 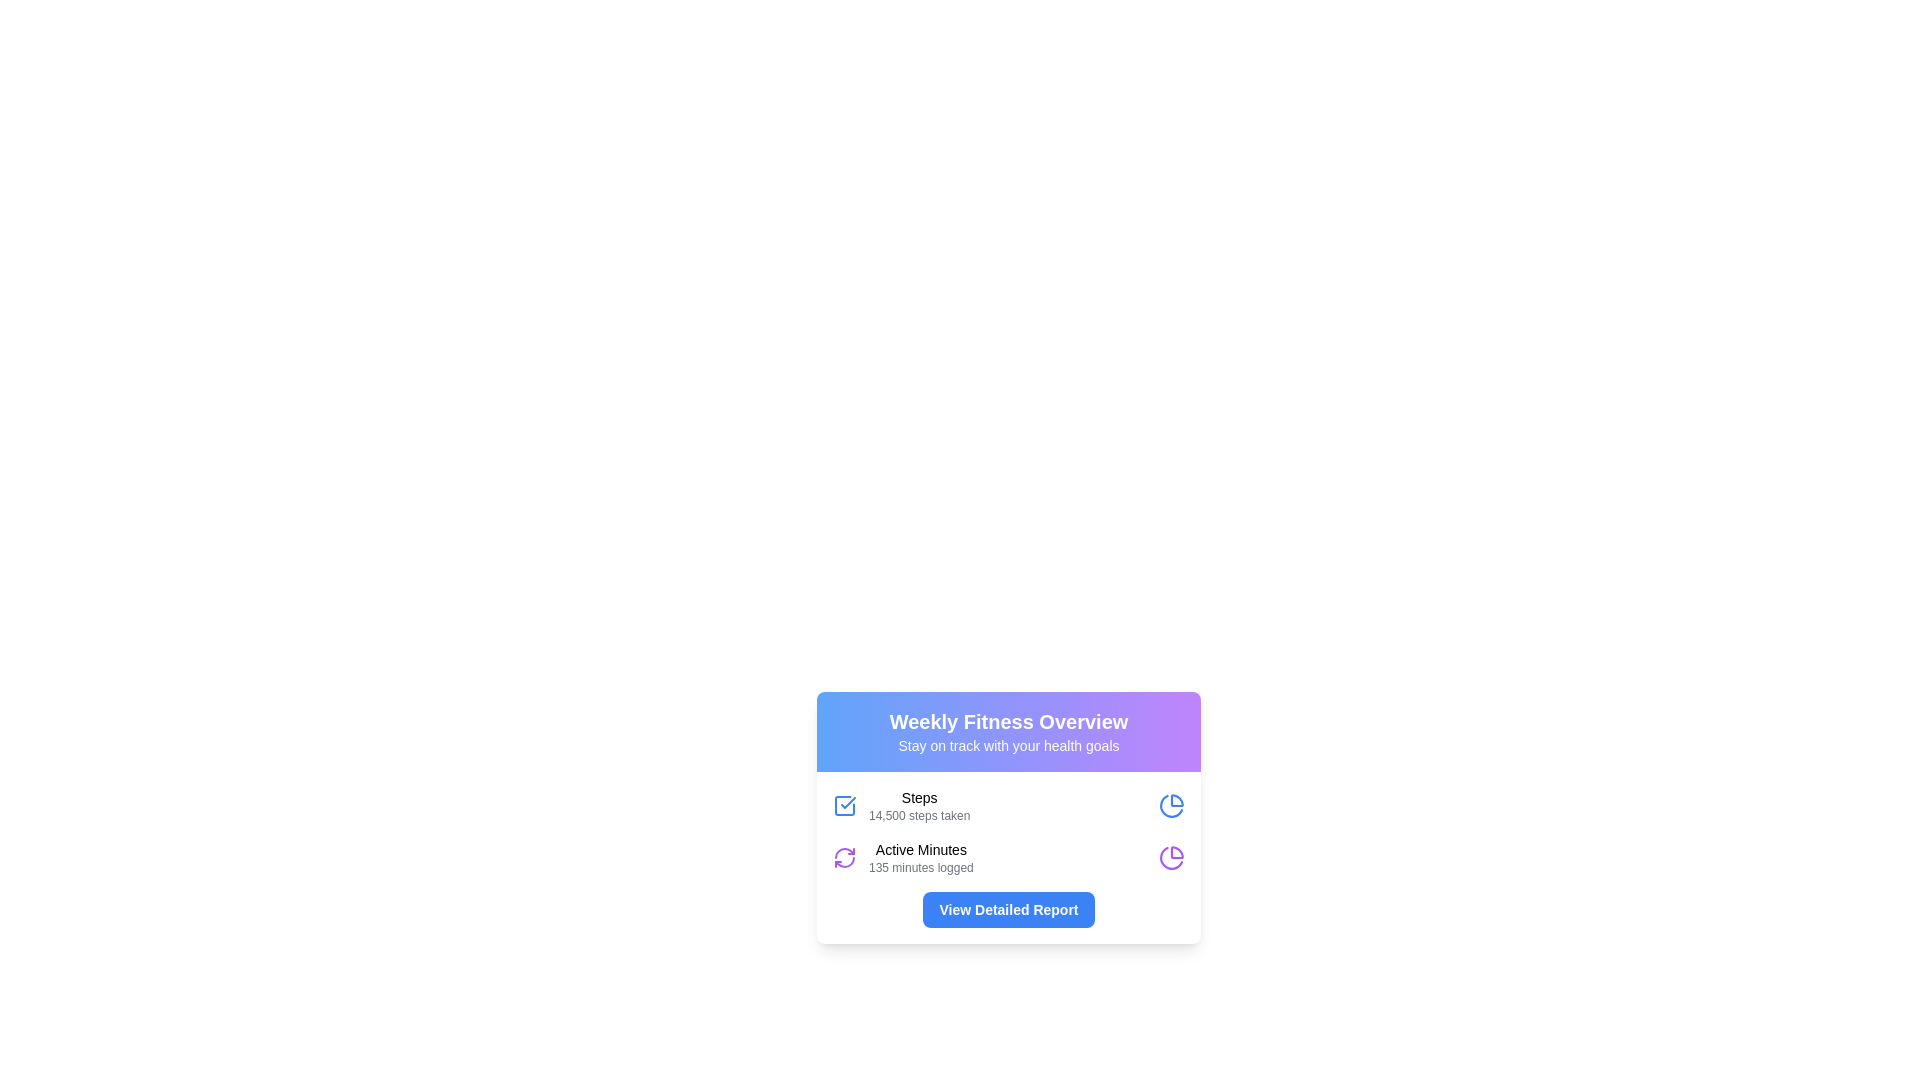 I want to click on the text element displaying 'Weekly Fitness Overview', which is in a large, bold white font against a blue to purple gradient background, so click(x=1008, y=721).